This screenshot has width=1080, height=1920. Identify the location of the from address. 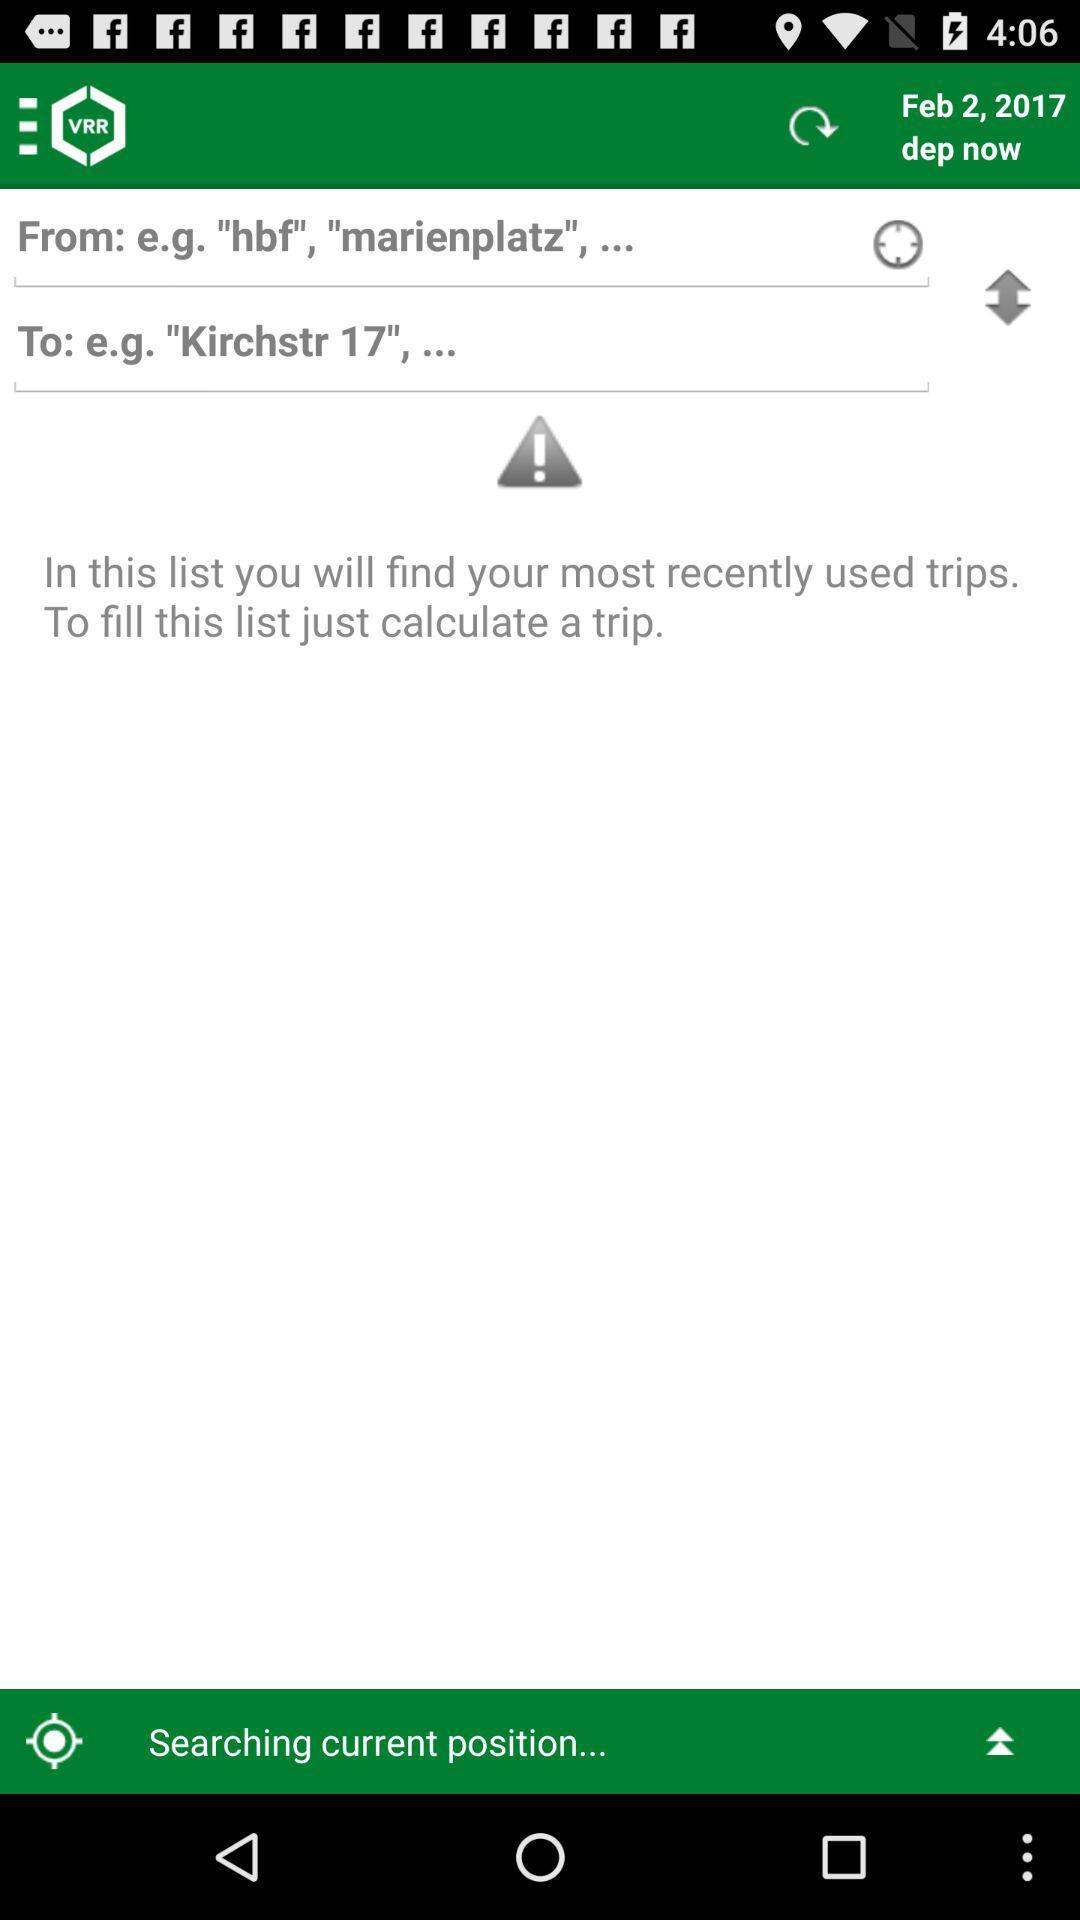
(471, 244).